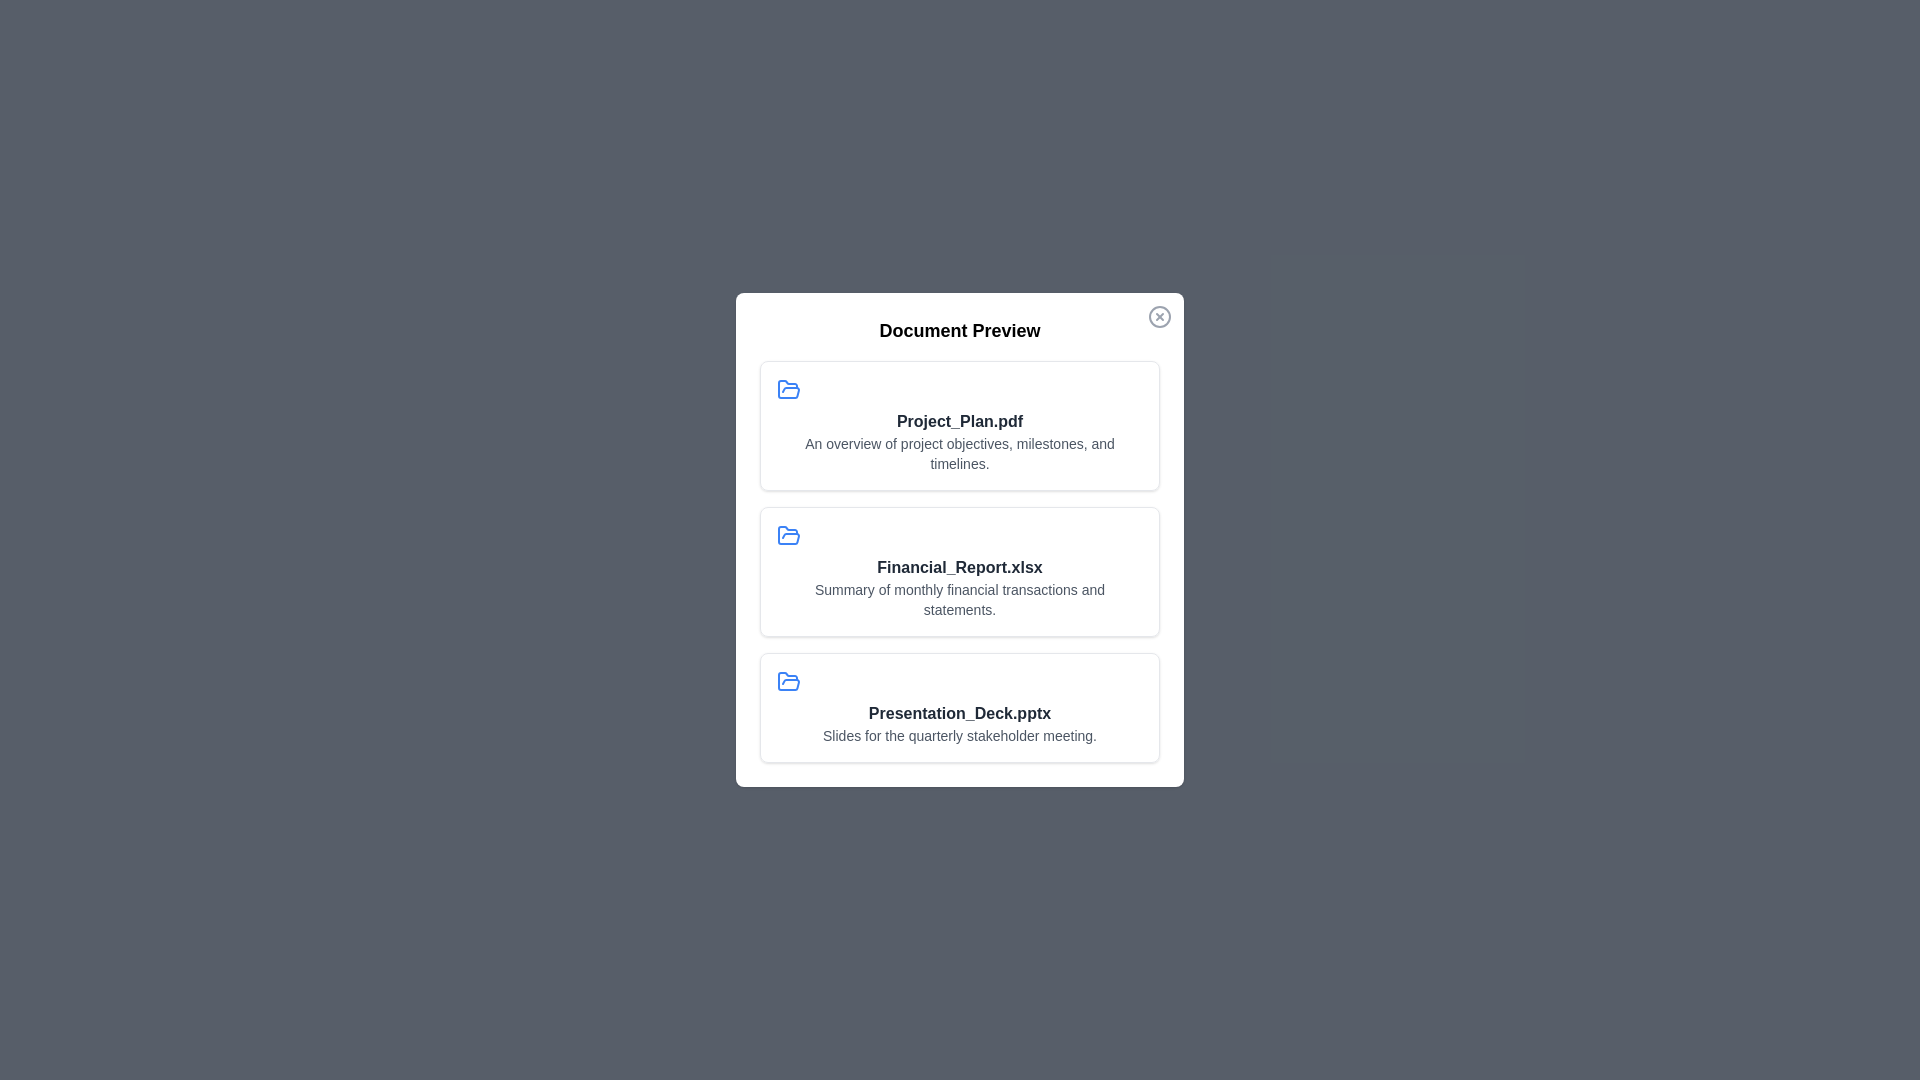 This screenshot has width=1920, height=1080. Describe the element at coordinates (1160, 315) in the screenshot. I see `the close button in the top-right corner of the dialog` at that location.